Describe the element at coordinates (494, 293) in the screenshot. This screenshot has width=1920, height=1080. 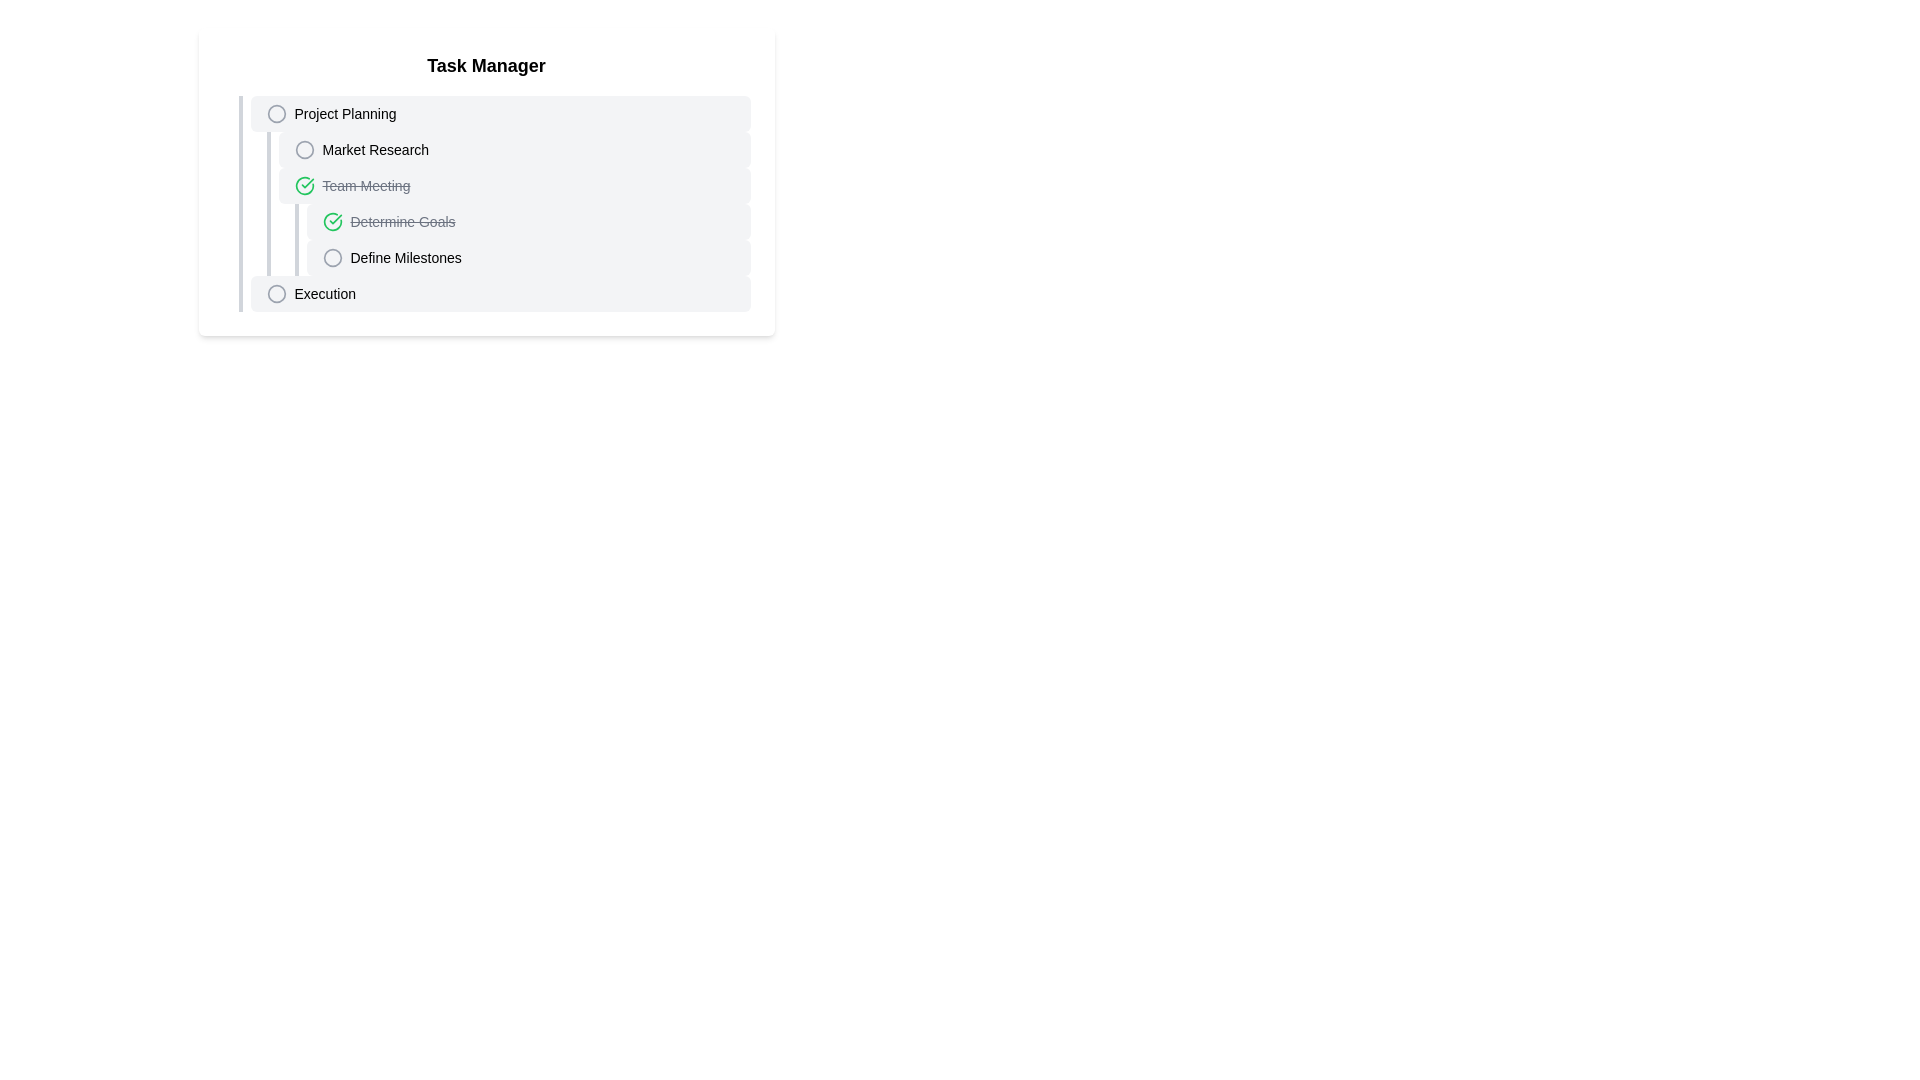
I see `the 'Execution' task step in the task manager interface` at that location.